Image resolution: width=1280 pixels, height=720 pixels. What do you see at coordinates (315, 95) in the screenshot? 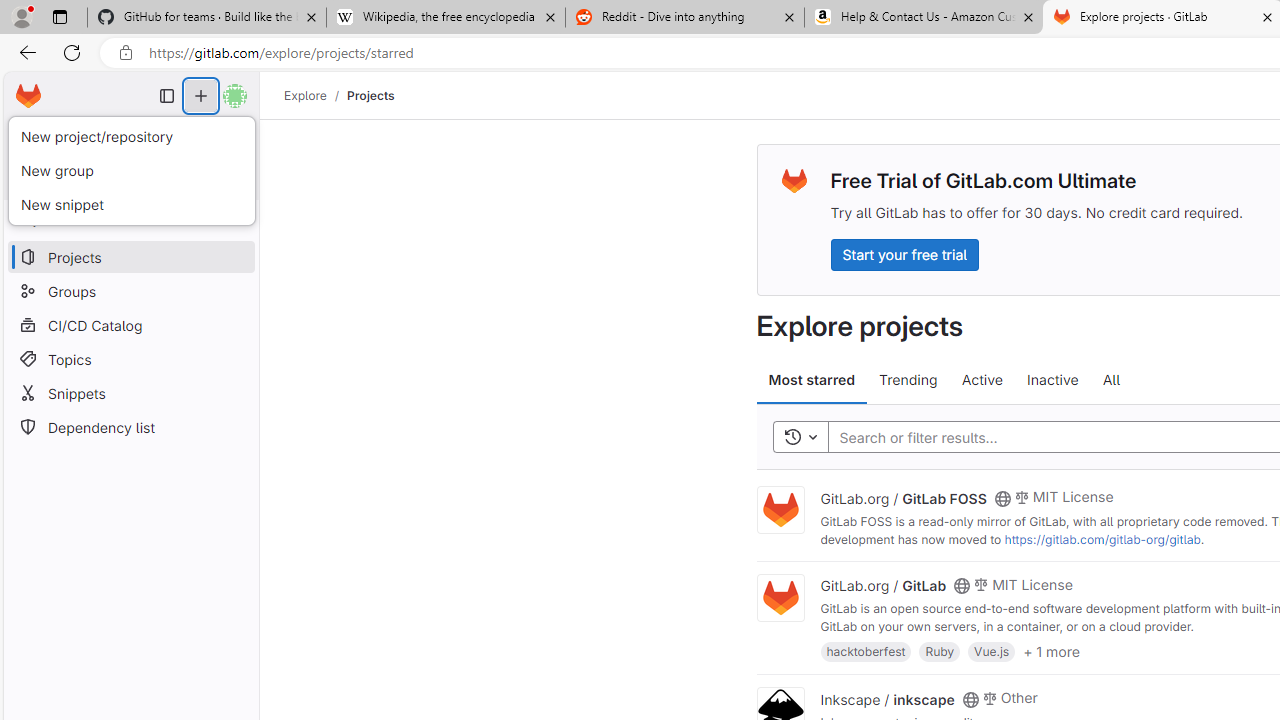
I see `'Explore/'` at bounding box center [315, 95].